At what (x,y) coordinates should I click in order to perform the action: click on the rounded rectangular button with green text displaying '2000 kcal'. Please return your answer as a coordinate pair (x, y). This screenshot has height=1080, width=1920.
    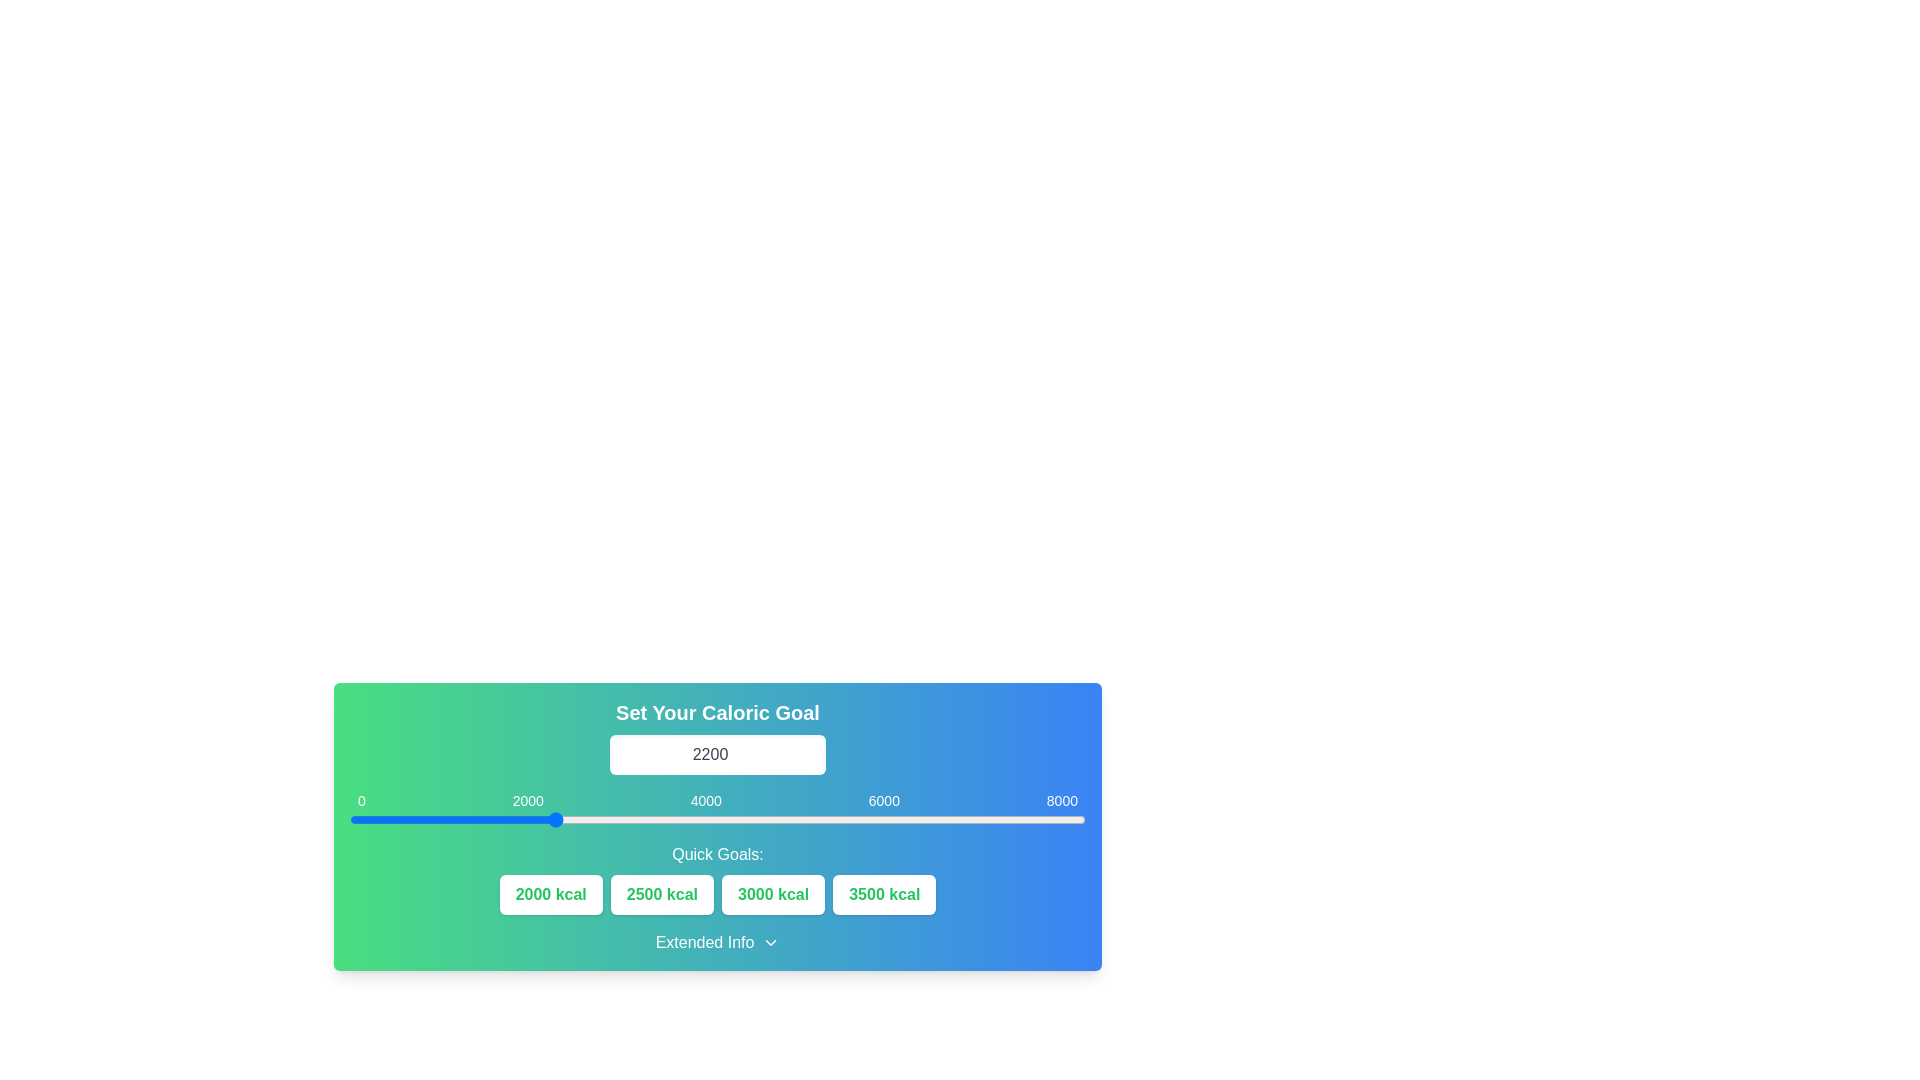
    Looking at the image, I should click on (551, 893).